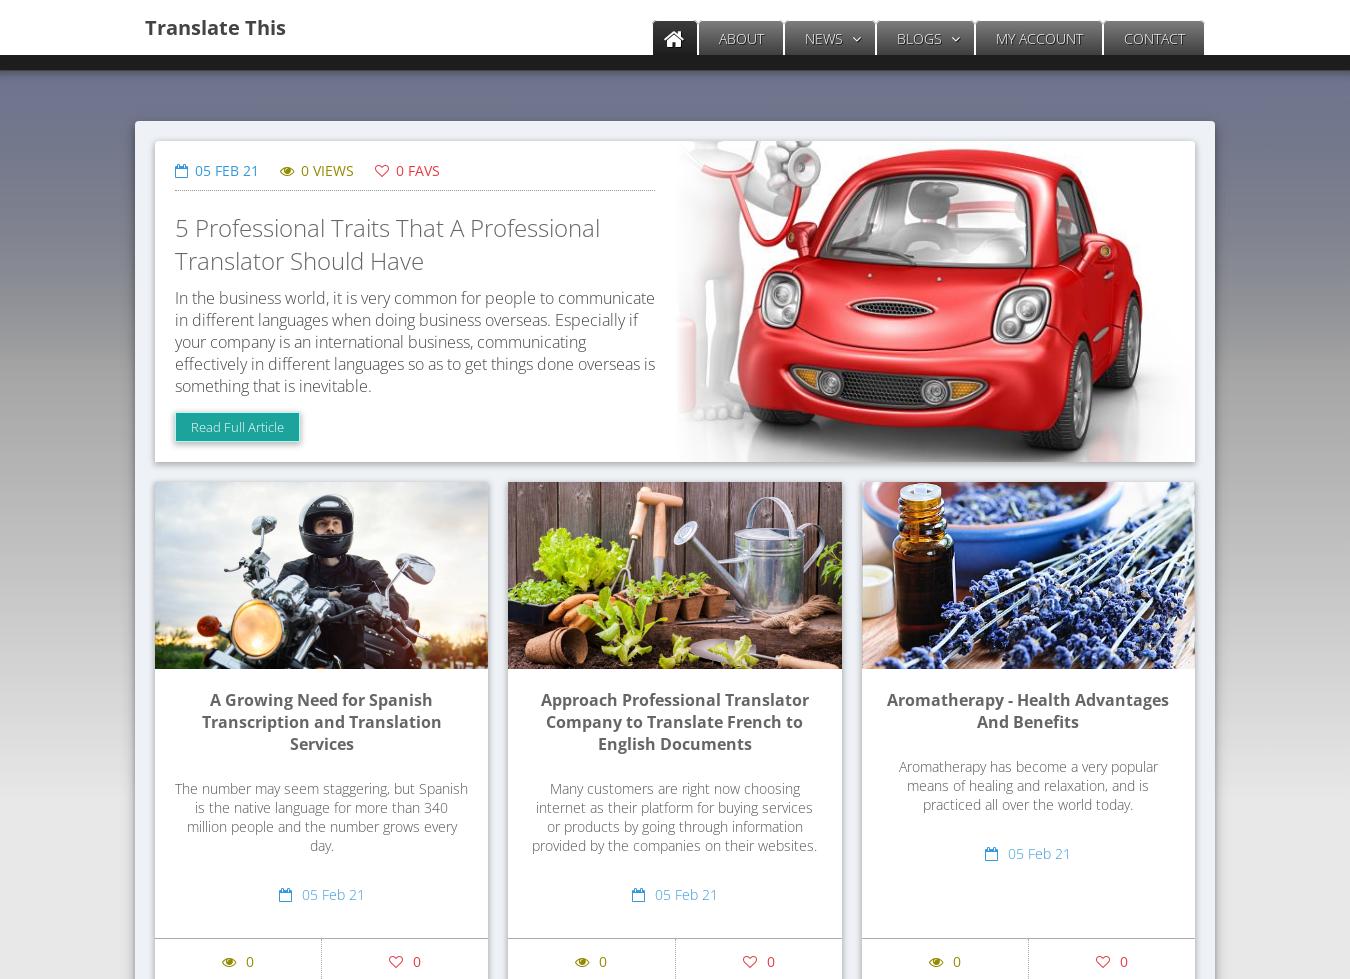  Describe the element at coordinates (300, 170) in the screenshot. I see `'0 VIEWS'` at that location.